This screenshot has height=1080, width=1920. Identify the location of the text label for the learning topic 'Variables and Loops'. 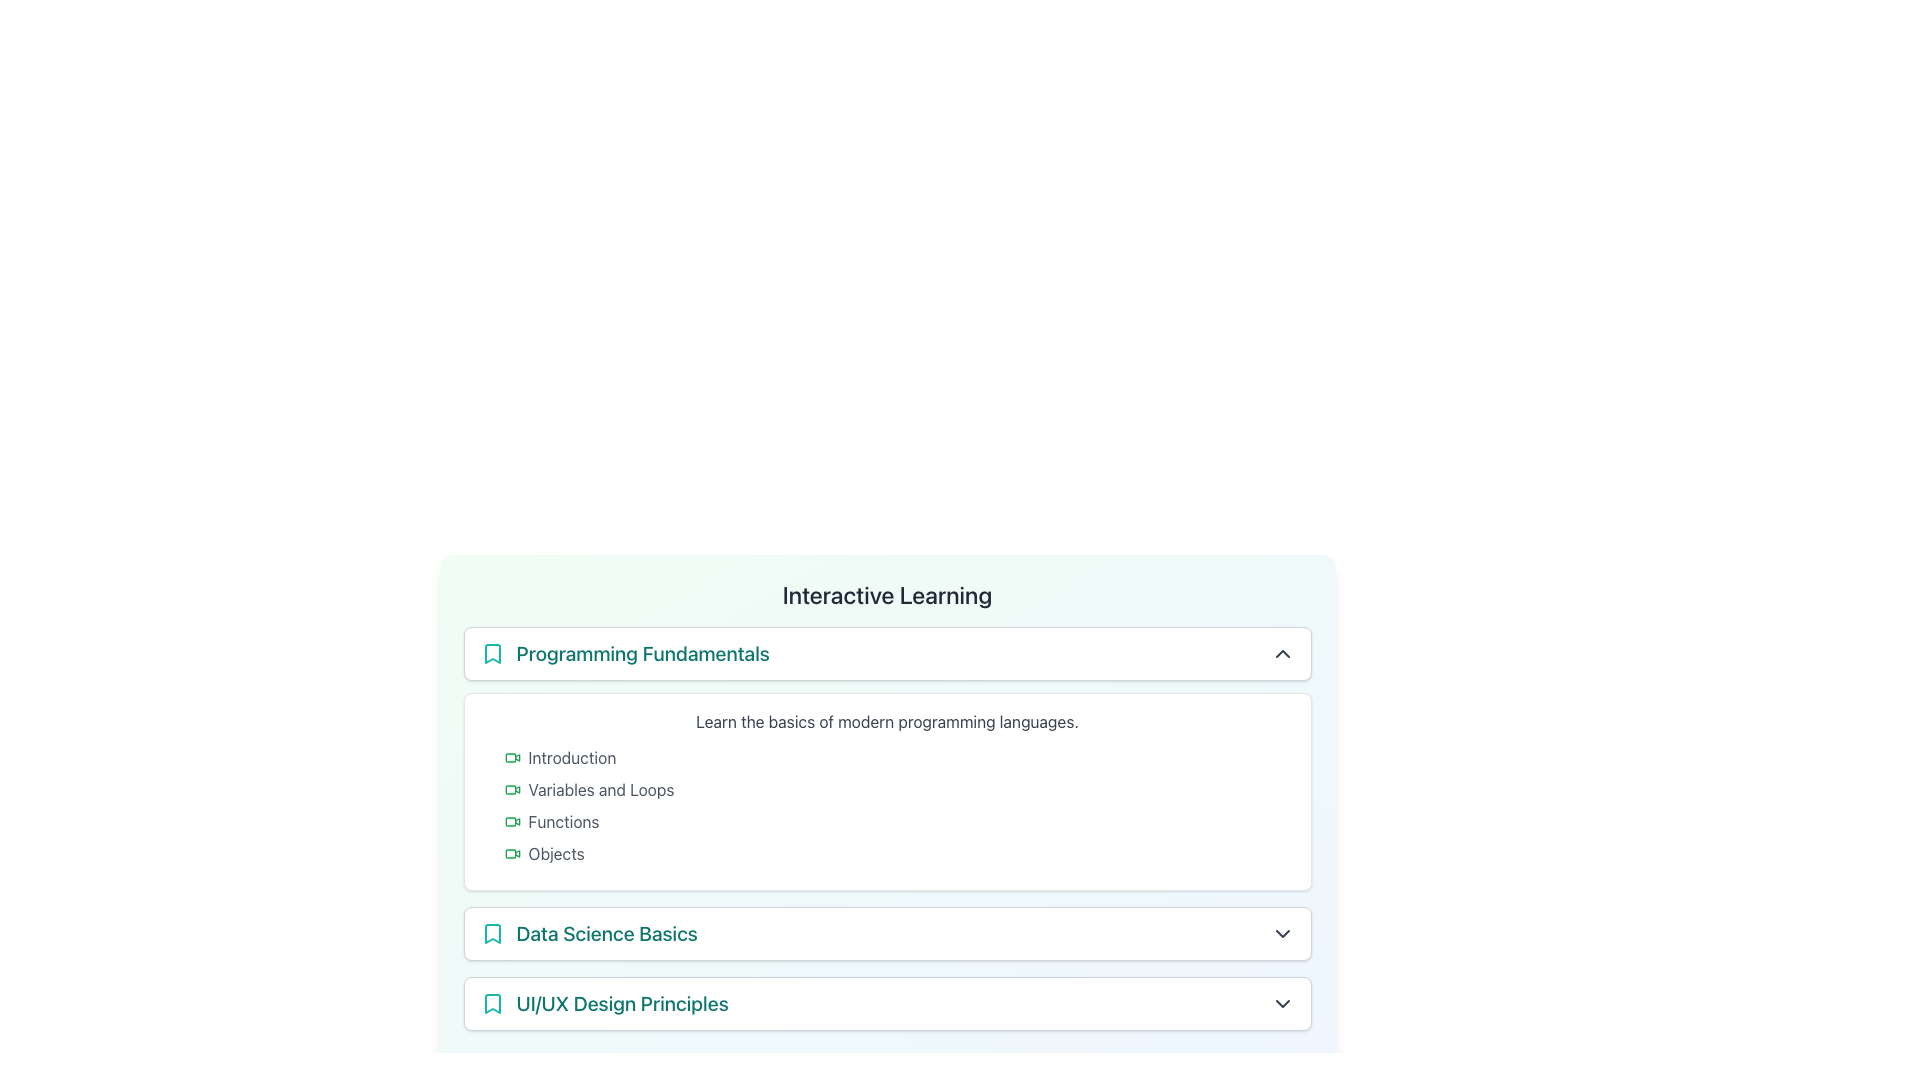
(600, 789).